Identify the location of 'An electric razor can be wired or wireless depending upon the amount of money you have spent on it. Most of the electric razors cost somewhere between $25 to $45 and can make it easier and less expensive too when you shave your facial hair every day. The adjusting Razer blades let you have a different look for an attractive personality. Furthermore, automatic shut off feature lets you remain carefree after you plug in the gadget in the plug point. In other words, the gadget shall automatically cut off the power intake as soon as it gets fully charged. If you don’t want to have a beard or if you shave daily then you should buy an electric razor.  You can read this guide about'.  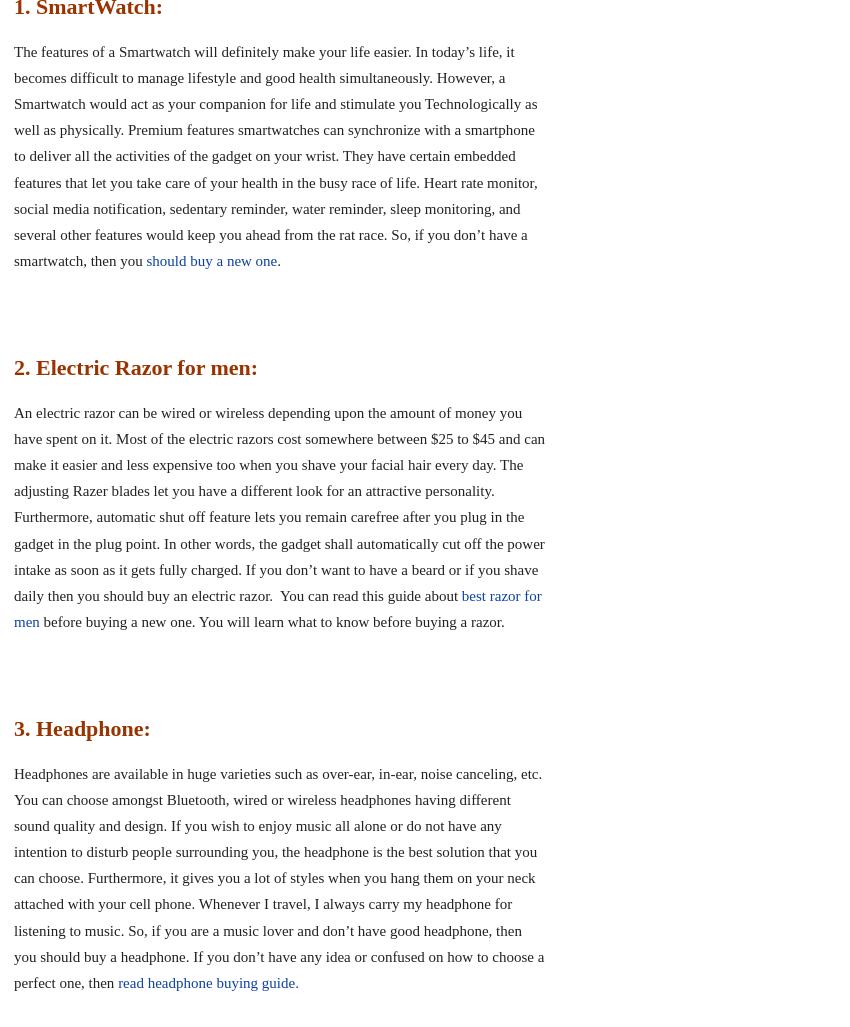
(278, 503).